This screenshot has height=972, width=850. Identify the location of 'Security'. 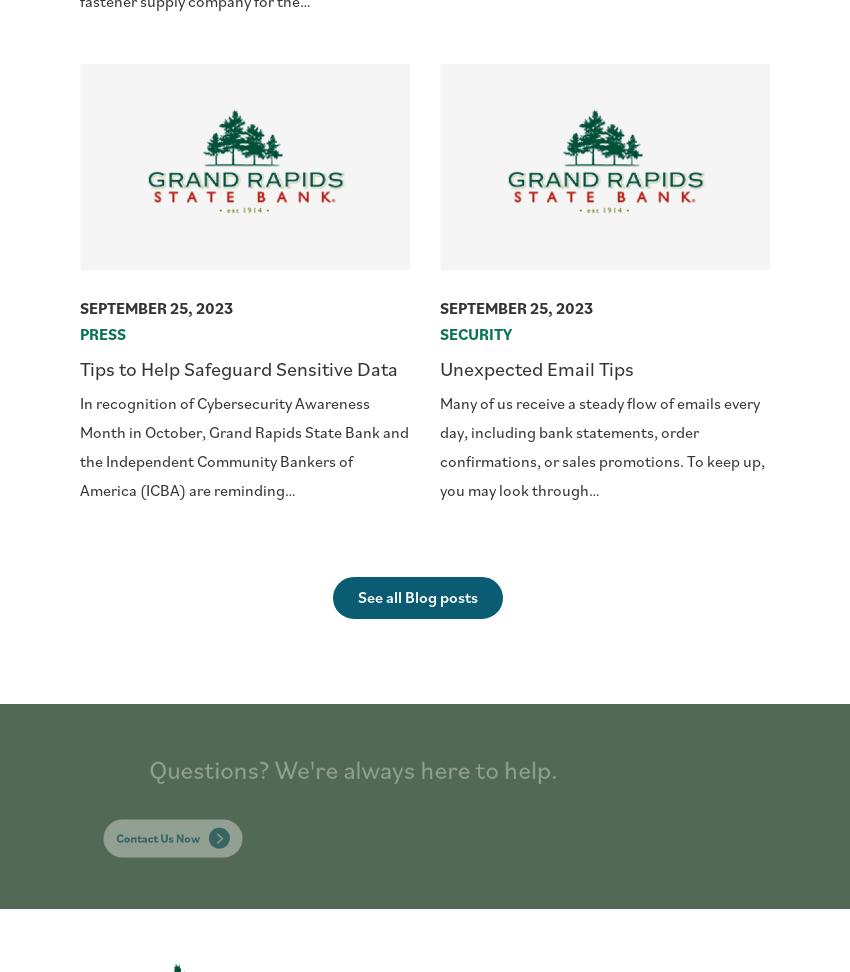
(476, 332).